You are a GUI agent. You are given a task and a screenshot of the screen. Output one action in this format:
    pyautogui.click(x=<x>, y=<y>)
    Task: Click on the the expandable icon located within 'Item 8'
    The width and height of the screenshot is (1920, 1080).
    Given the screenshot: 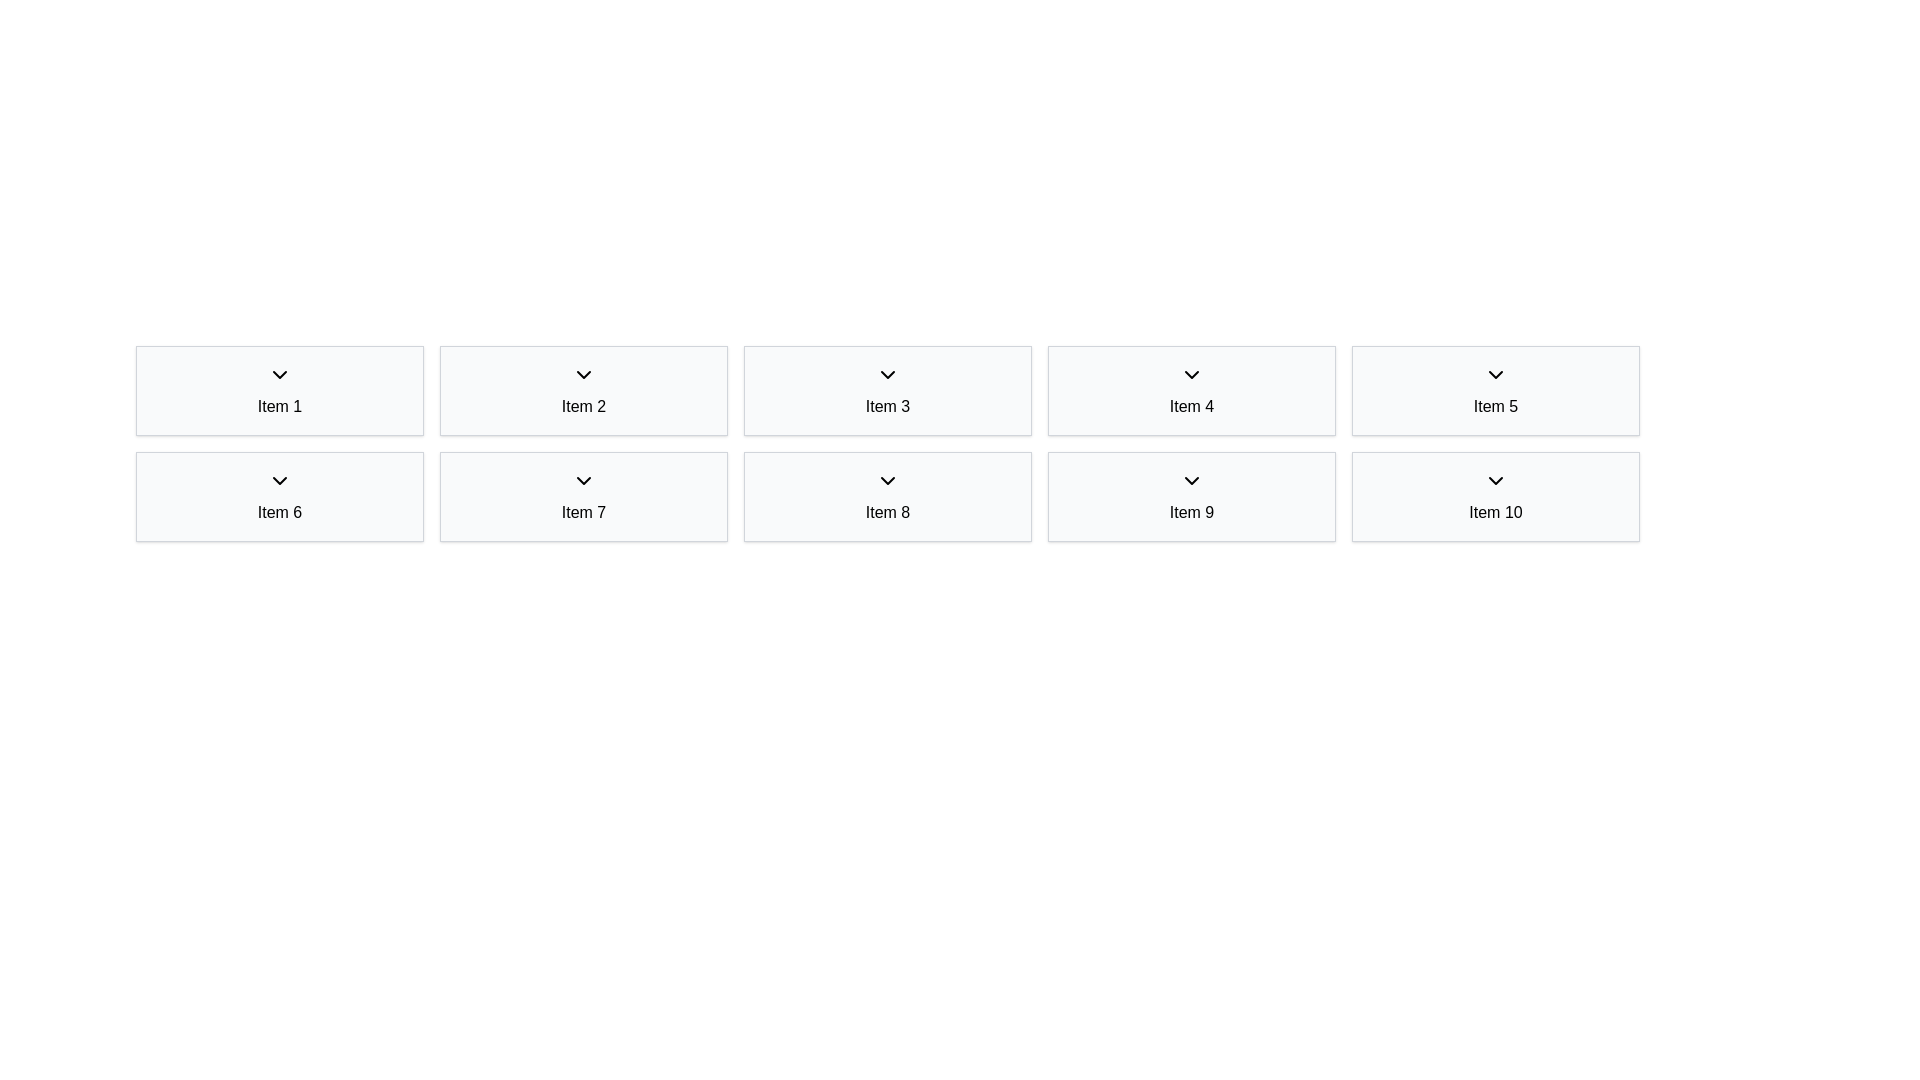 What is the action you would take?
    pyautogui.click(x=887, y=481)
    